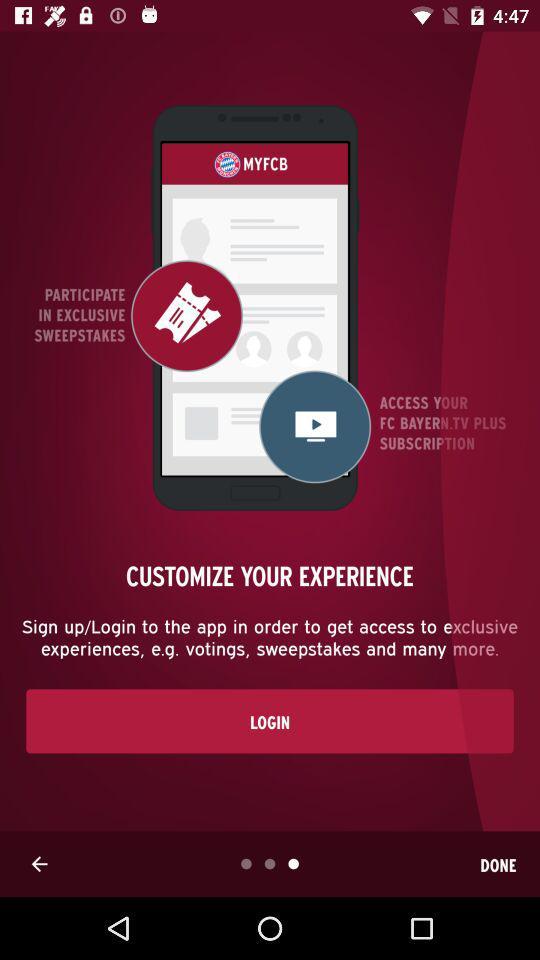  I want to click on icon to the left of done icon, so click(39, 863).